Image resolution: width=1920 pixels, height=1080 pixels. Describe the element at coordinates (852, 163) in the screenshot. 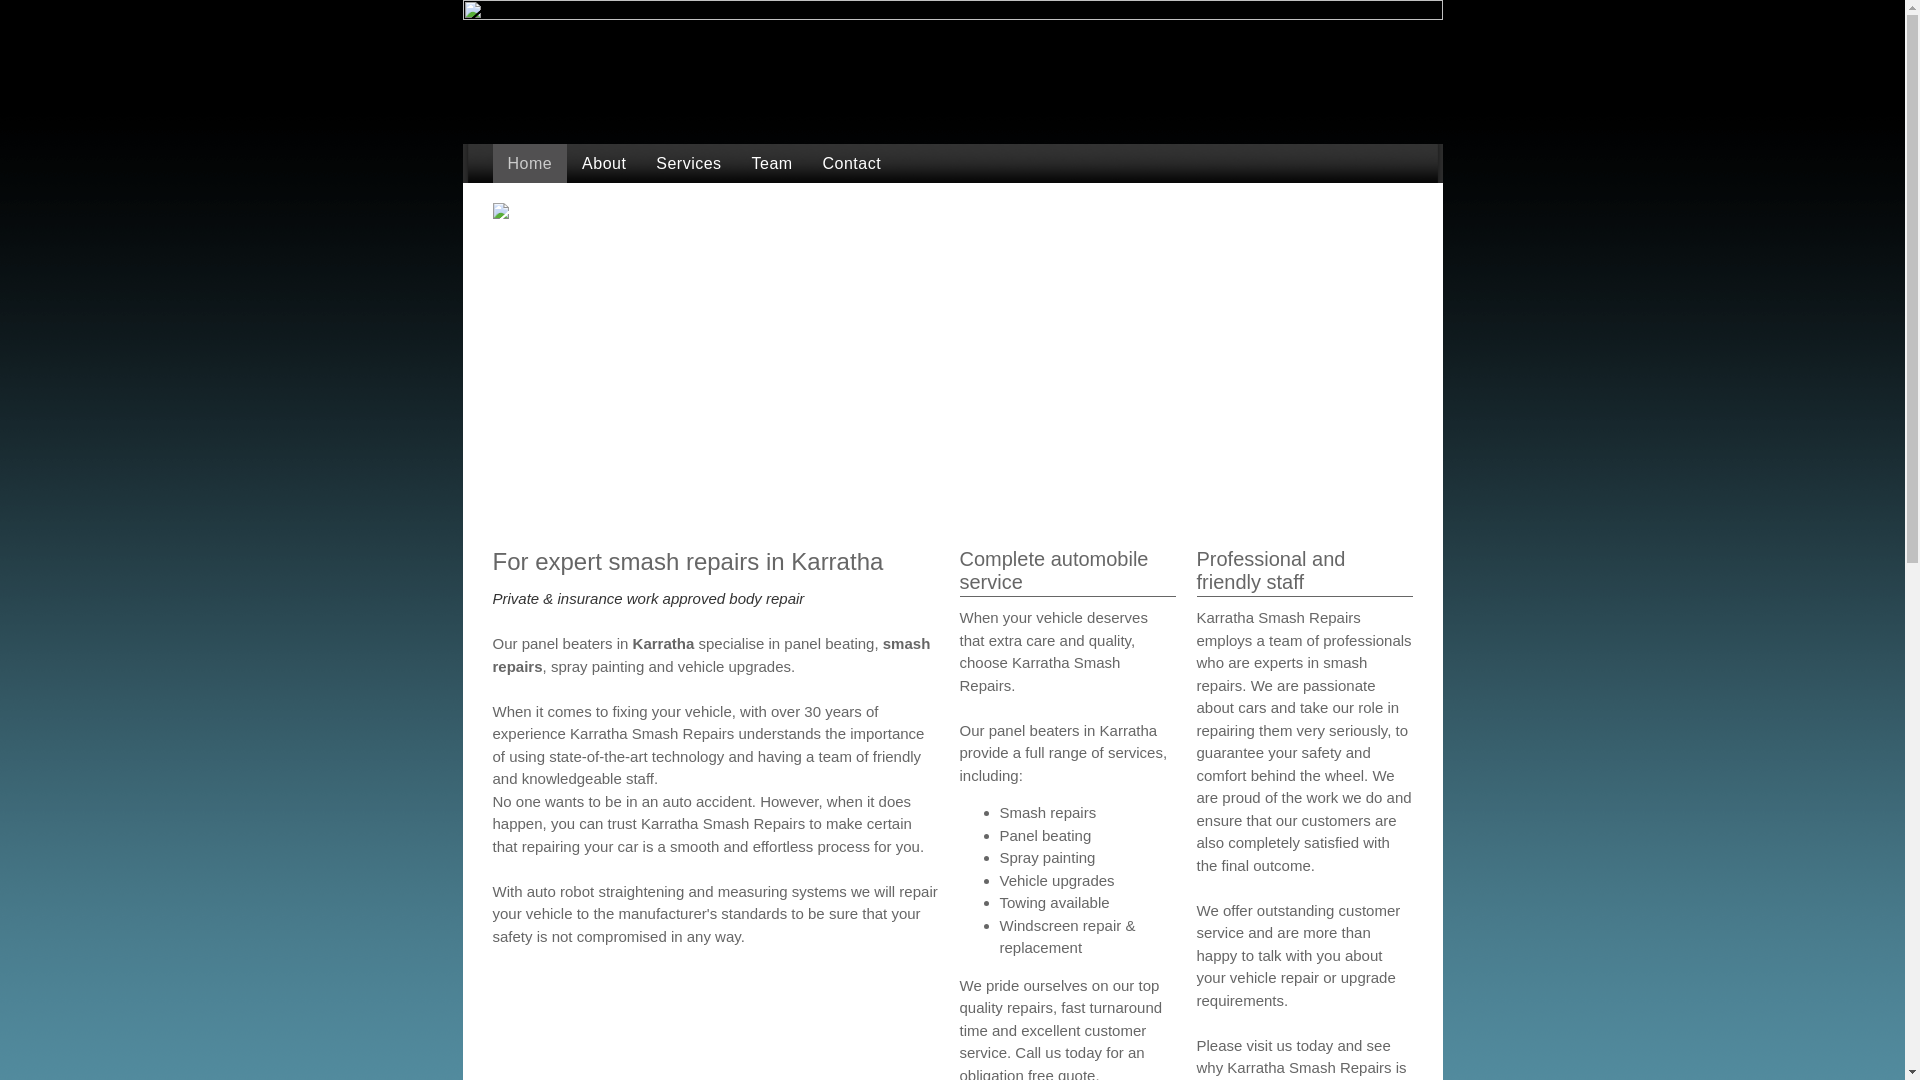

I see `'Contact'` at that location.